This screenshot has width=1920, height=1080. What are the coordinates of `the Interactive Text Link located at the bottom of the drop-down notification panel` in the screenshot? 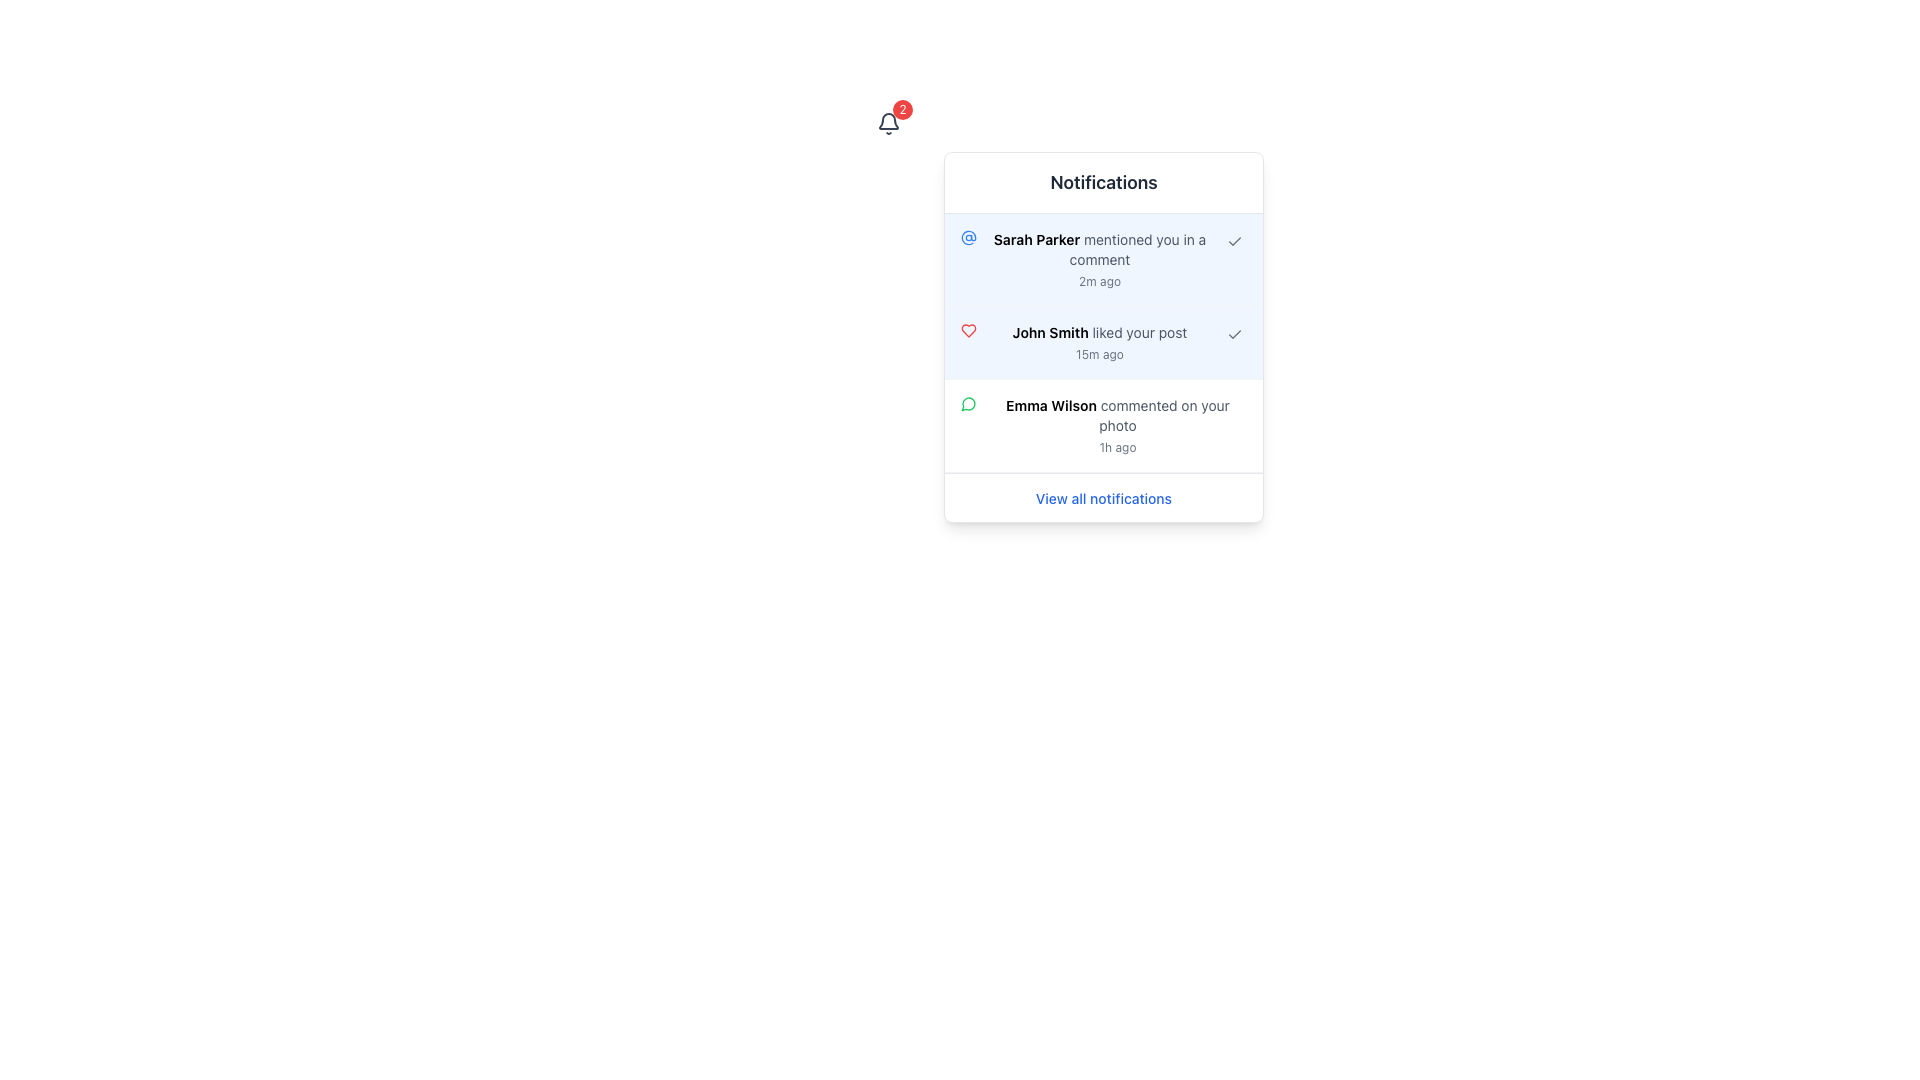 It's located at (1103, 496).